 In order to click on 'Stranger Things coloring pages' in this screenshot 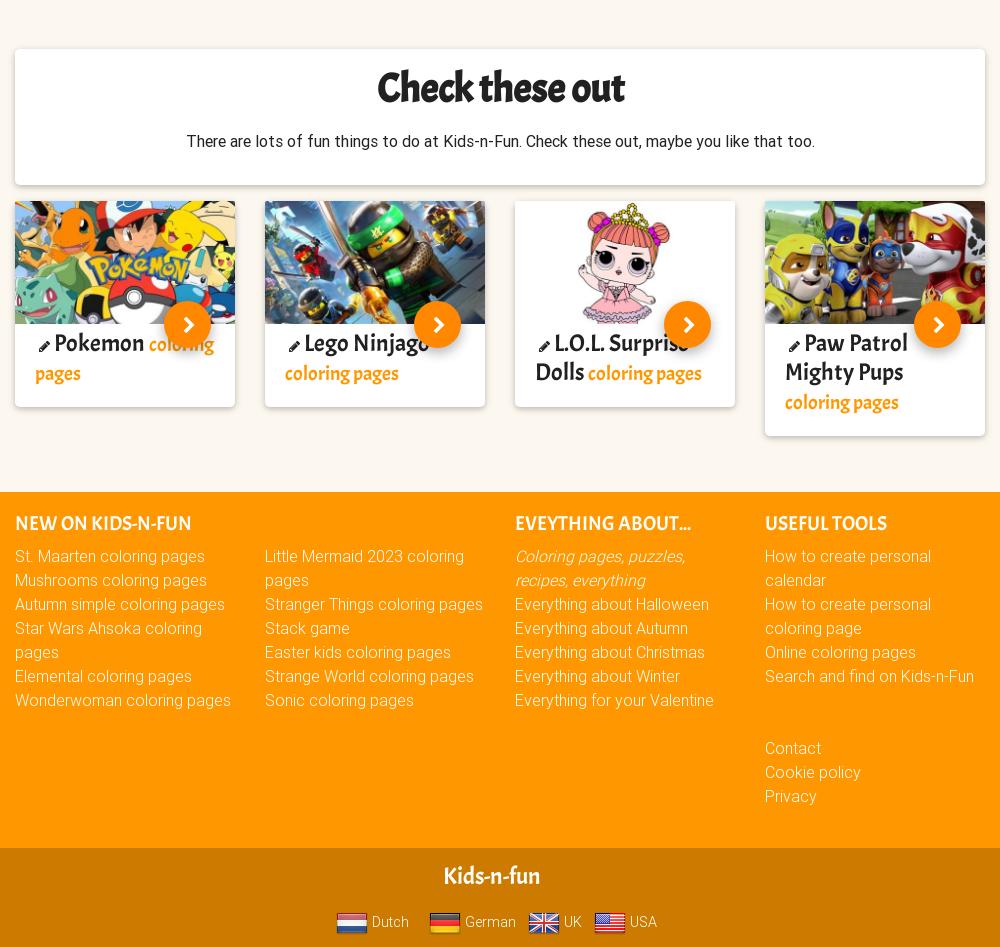, I will do `click(373, 602)`.